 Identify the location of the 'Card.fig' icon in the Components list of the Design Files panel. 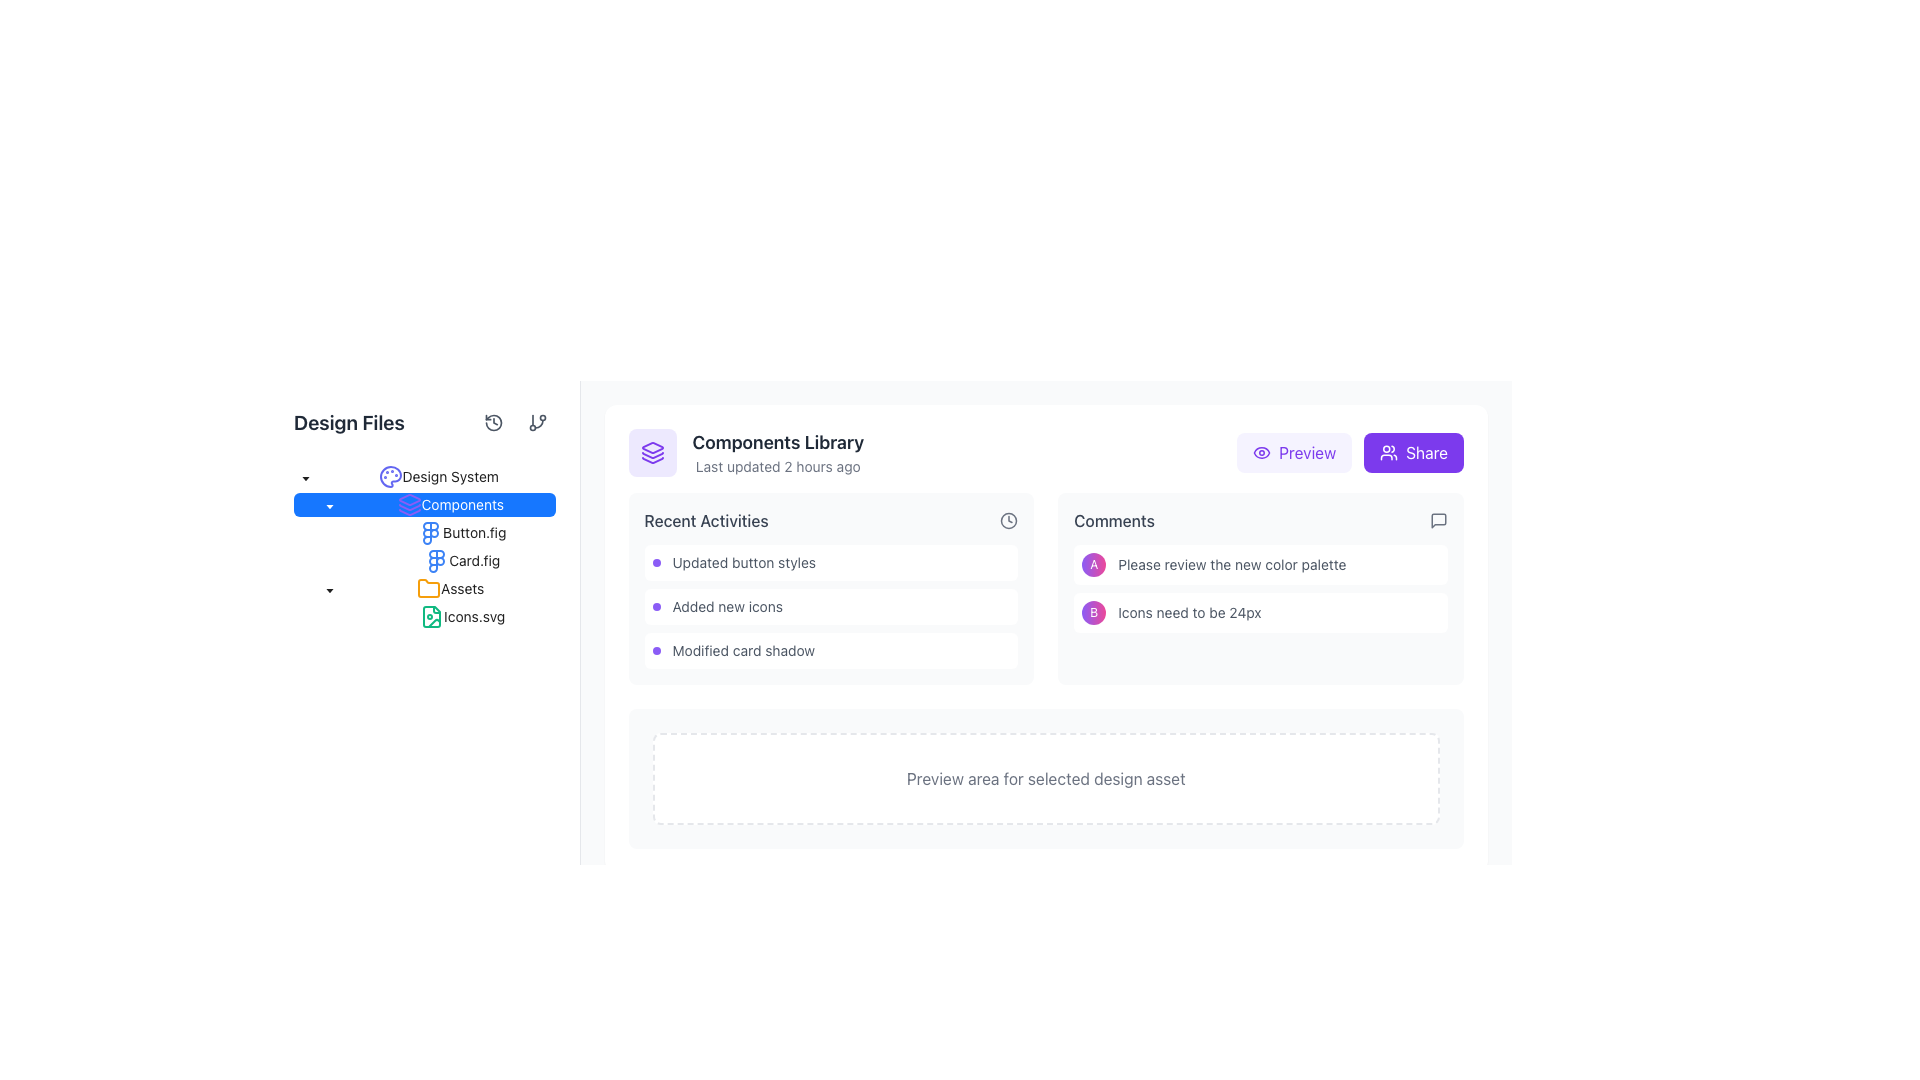
(436, 560).